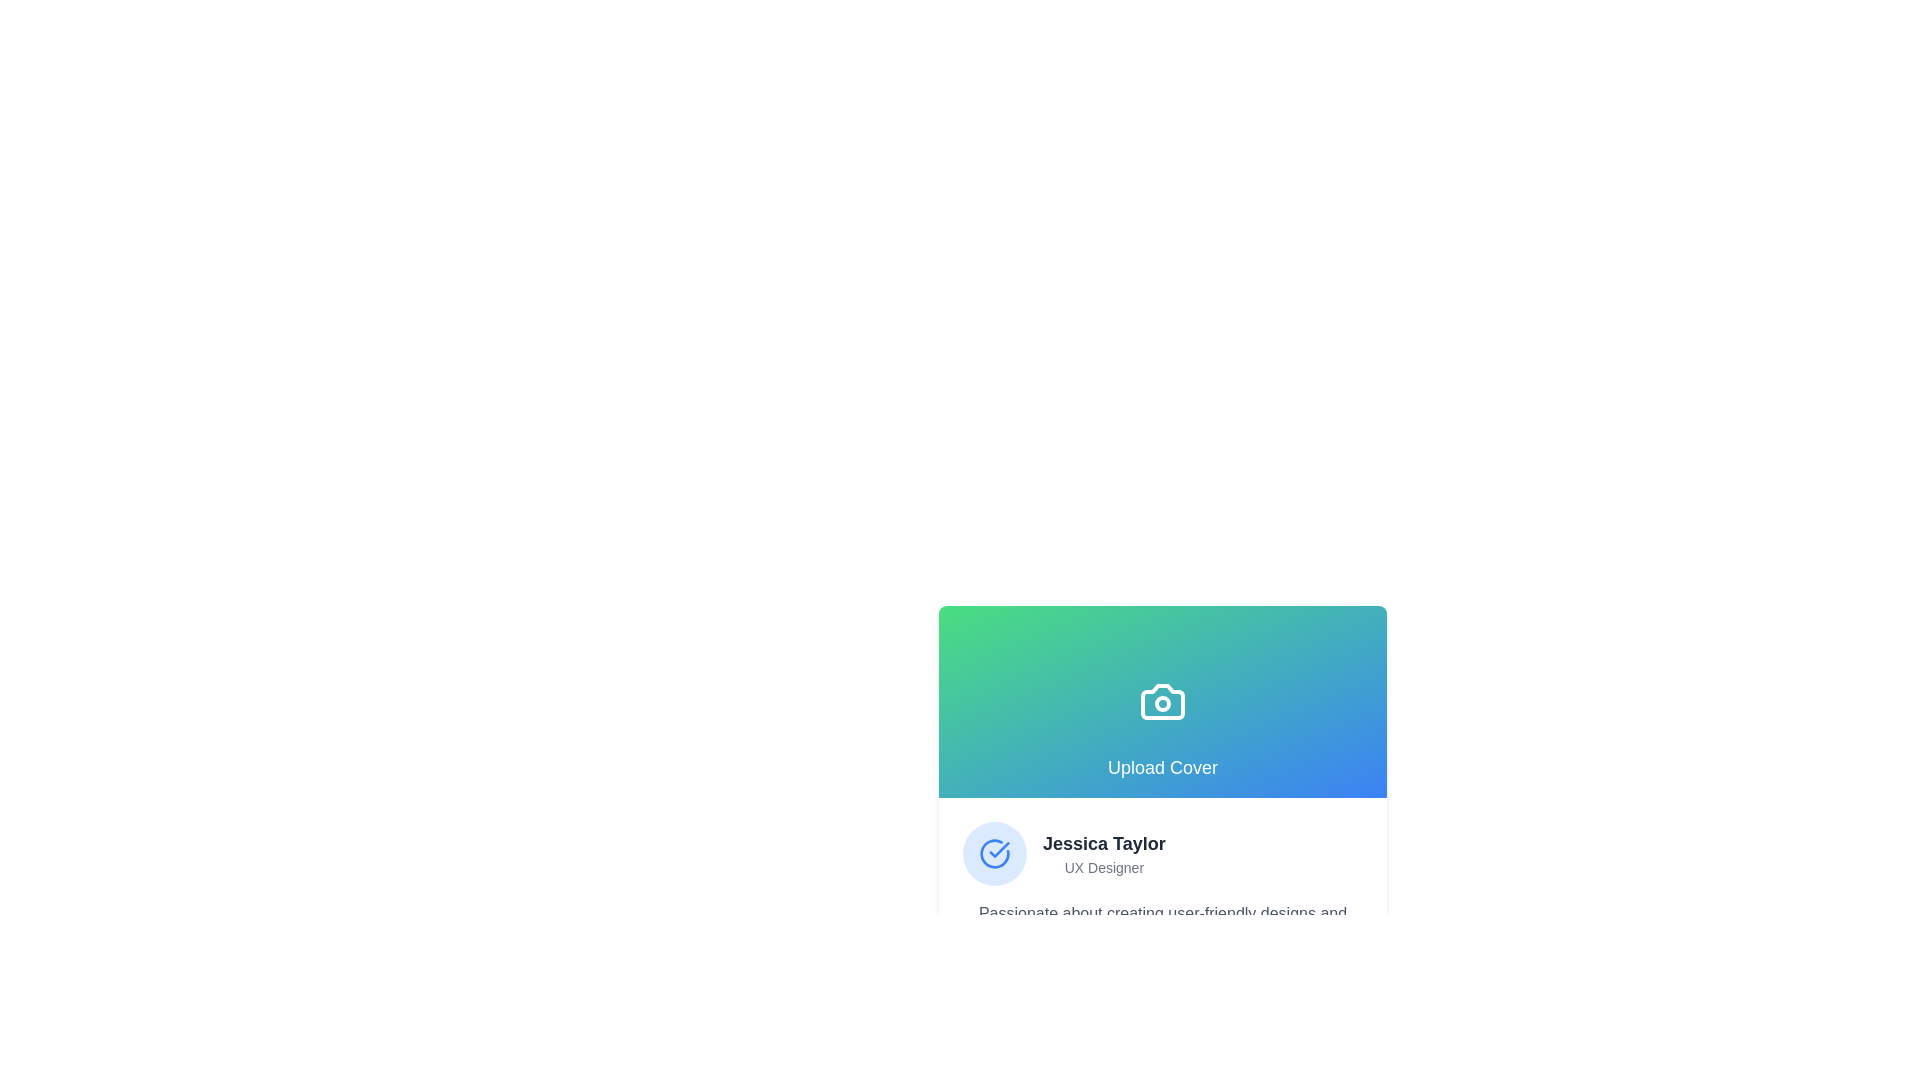 The height and width of the screenshot is (1080, 1920). I want to click on the 'Upload Cover' text label, which is styled in white and positioned against a gradient background, located near the bottom-center of the header section, so click(1162, 766).